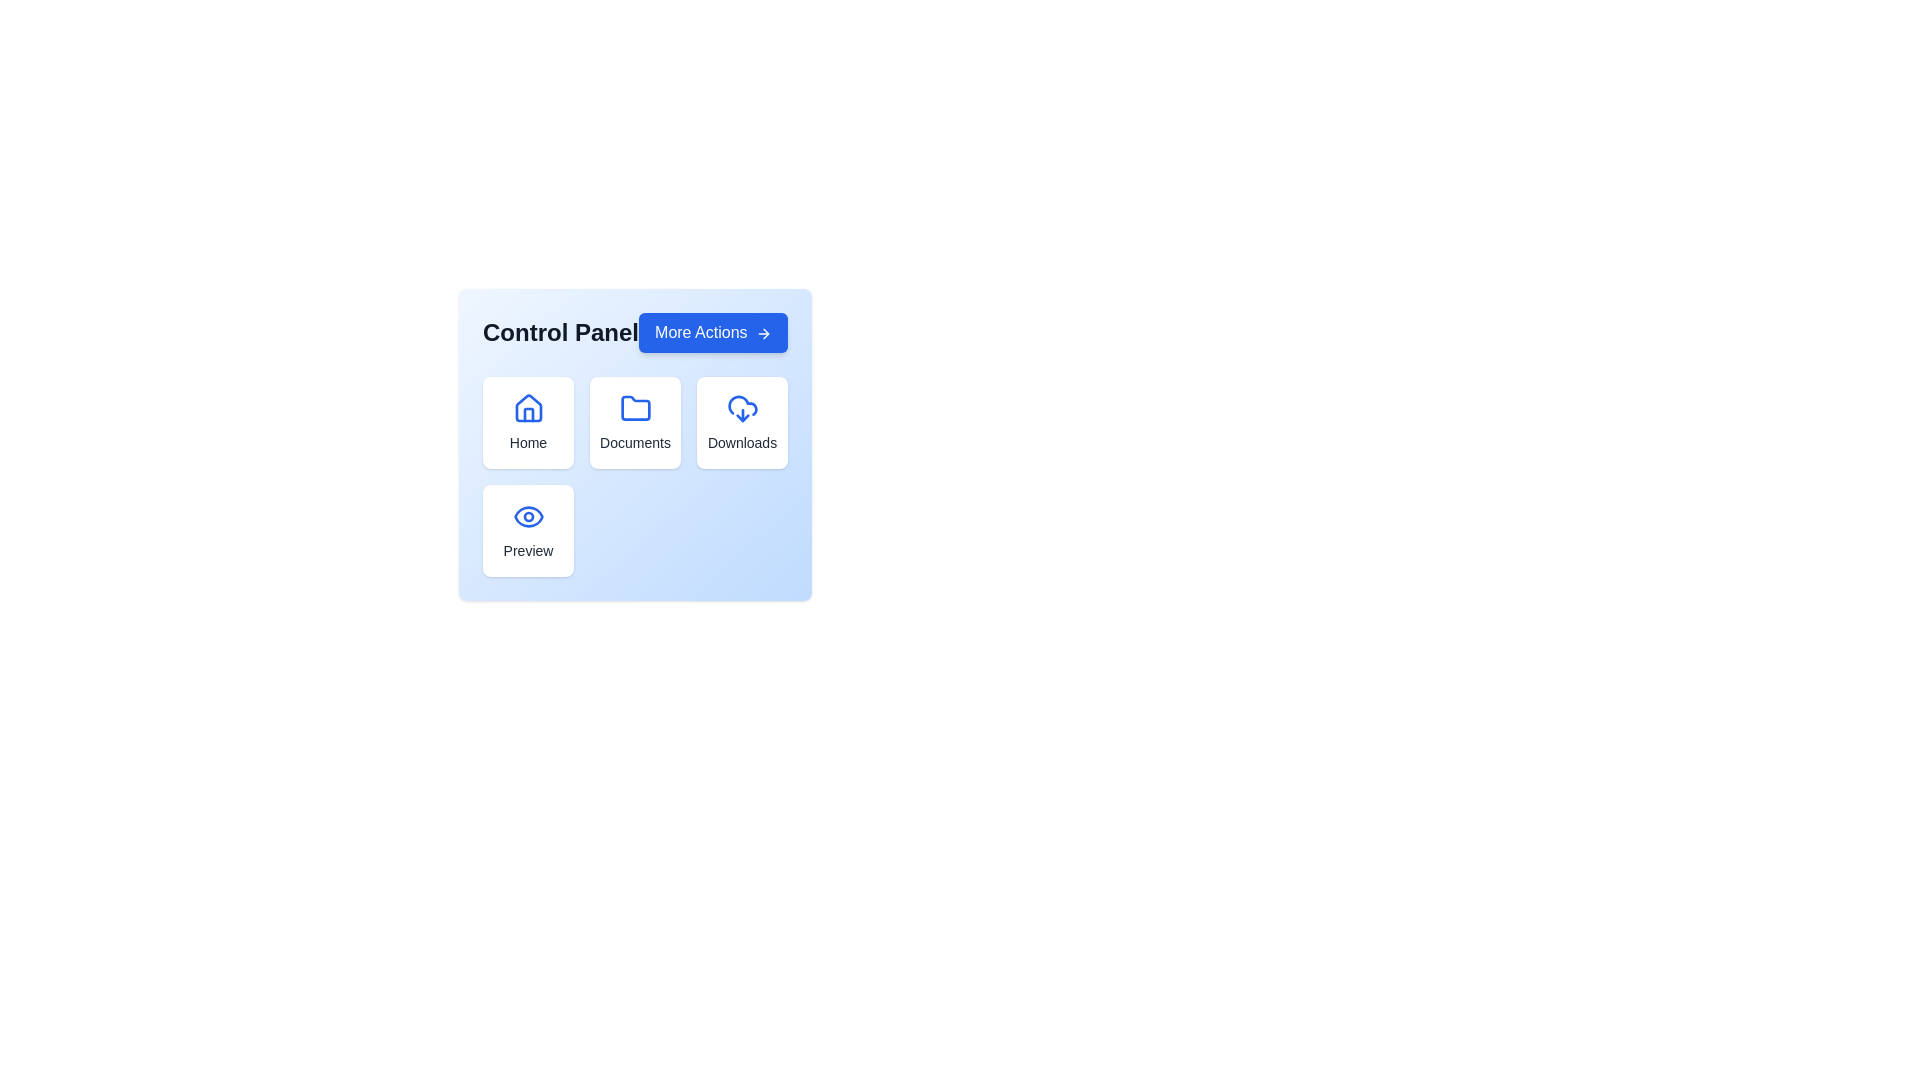  I want to click on the interactive button for accessing the 'Downloads' section, which is the third element in the first row of the grid layout, located to the right of the 'Documents' element and above the 'Preview' element, so click(741, 422).